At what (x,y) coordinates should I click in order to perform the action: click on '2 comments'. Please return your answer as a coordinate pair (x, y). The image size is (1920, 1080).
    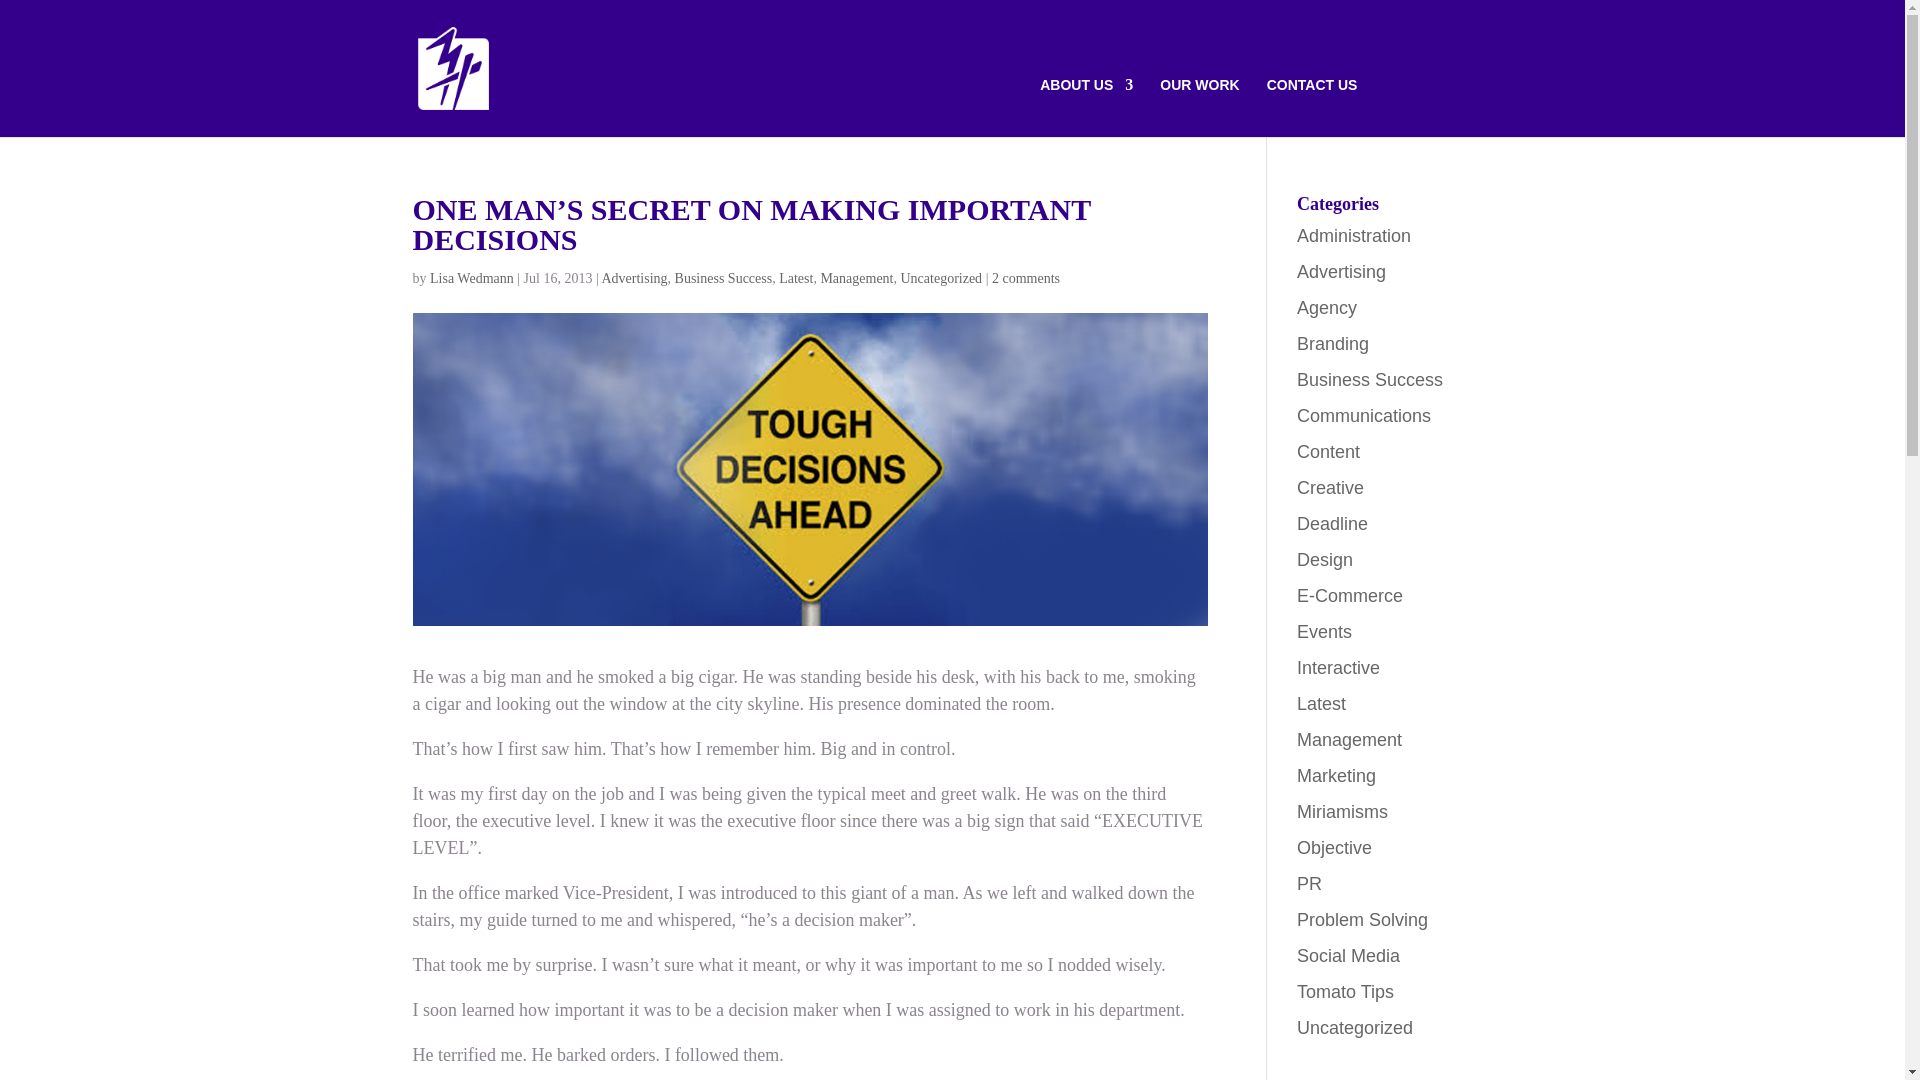
    Looking at the image, I should click on (1026, 278).